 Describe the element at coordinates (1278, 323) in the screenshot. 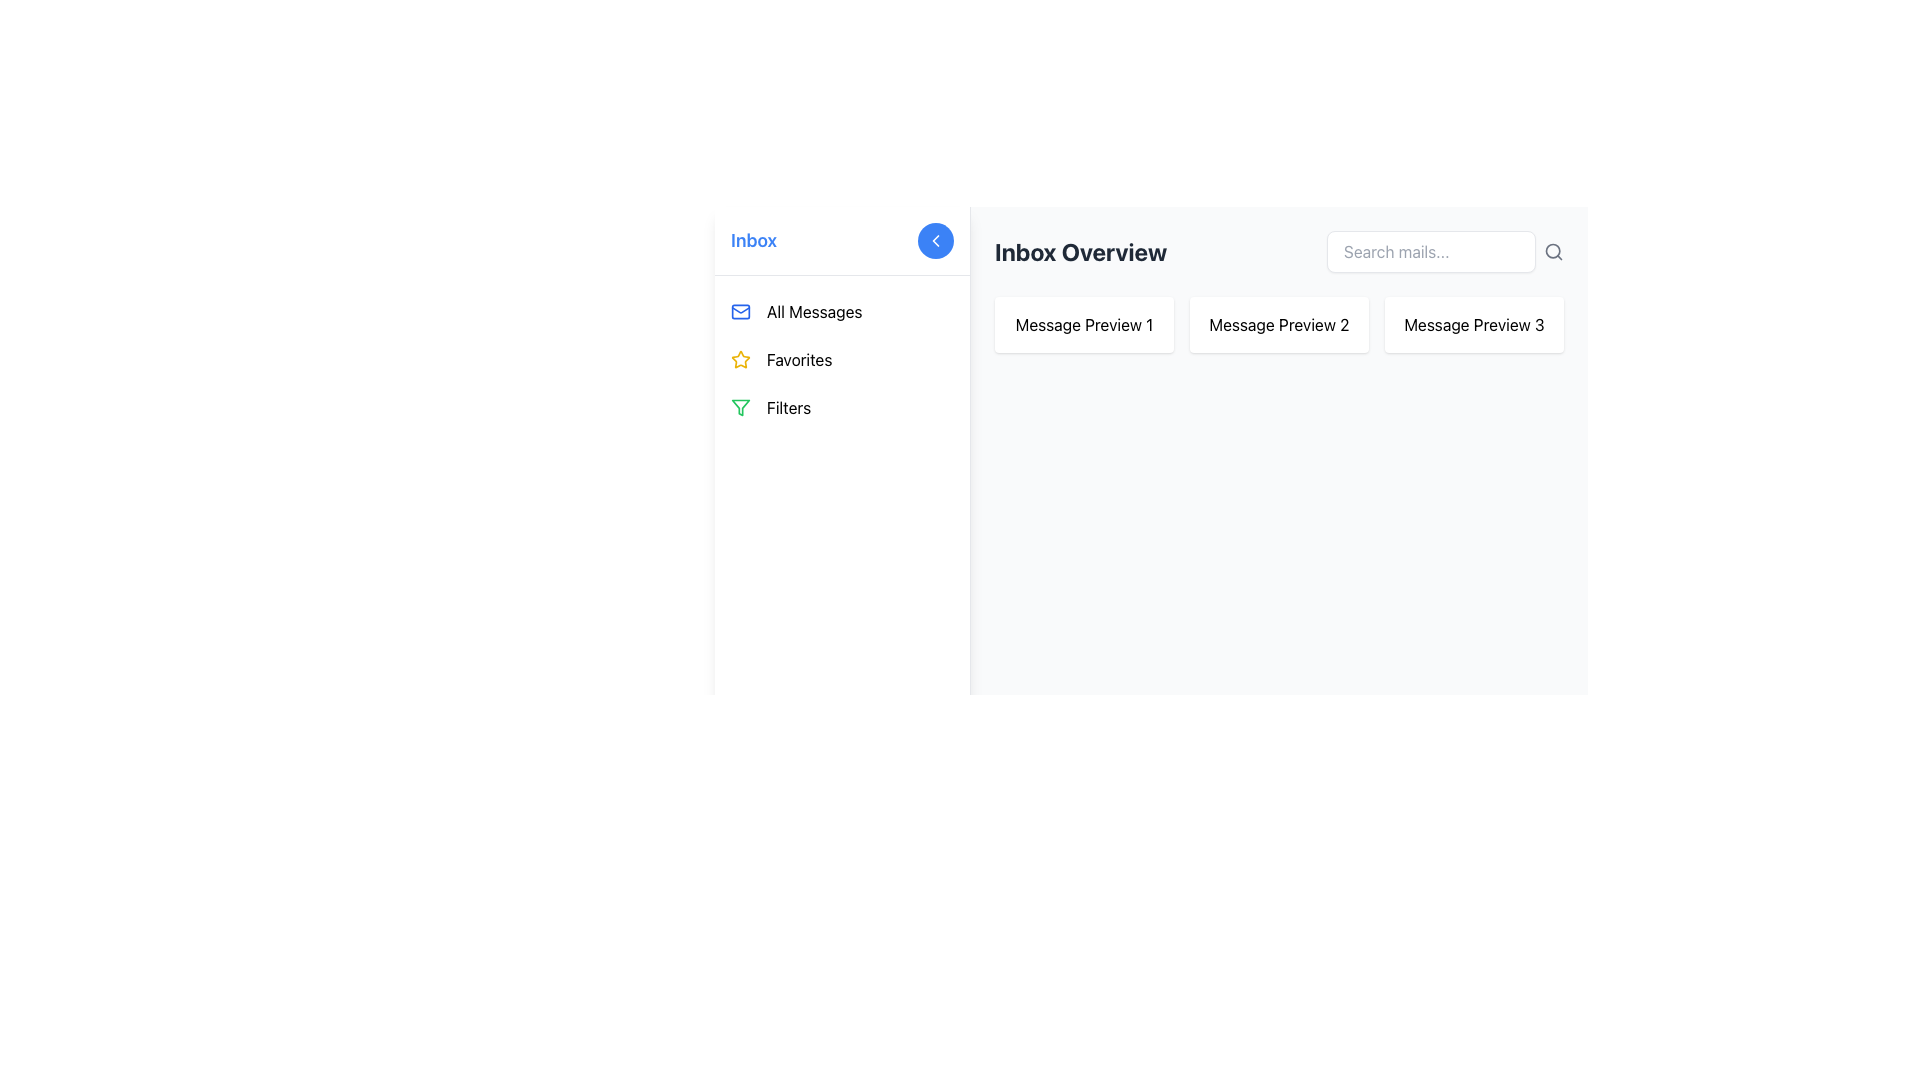

I see `the second grid box labeled 'Message Preview 2', which is located below the 'Inbox Overview' heading in the main content area, centered horizontally in the viewport` at that location.